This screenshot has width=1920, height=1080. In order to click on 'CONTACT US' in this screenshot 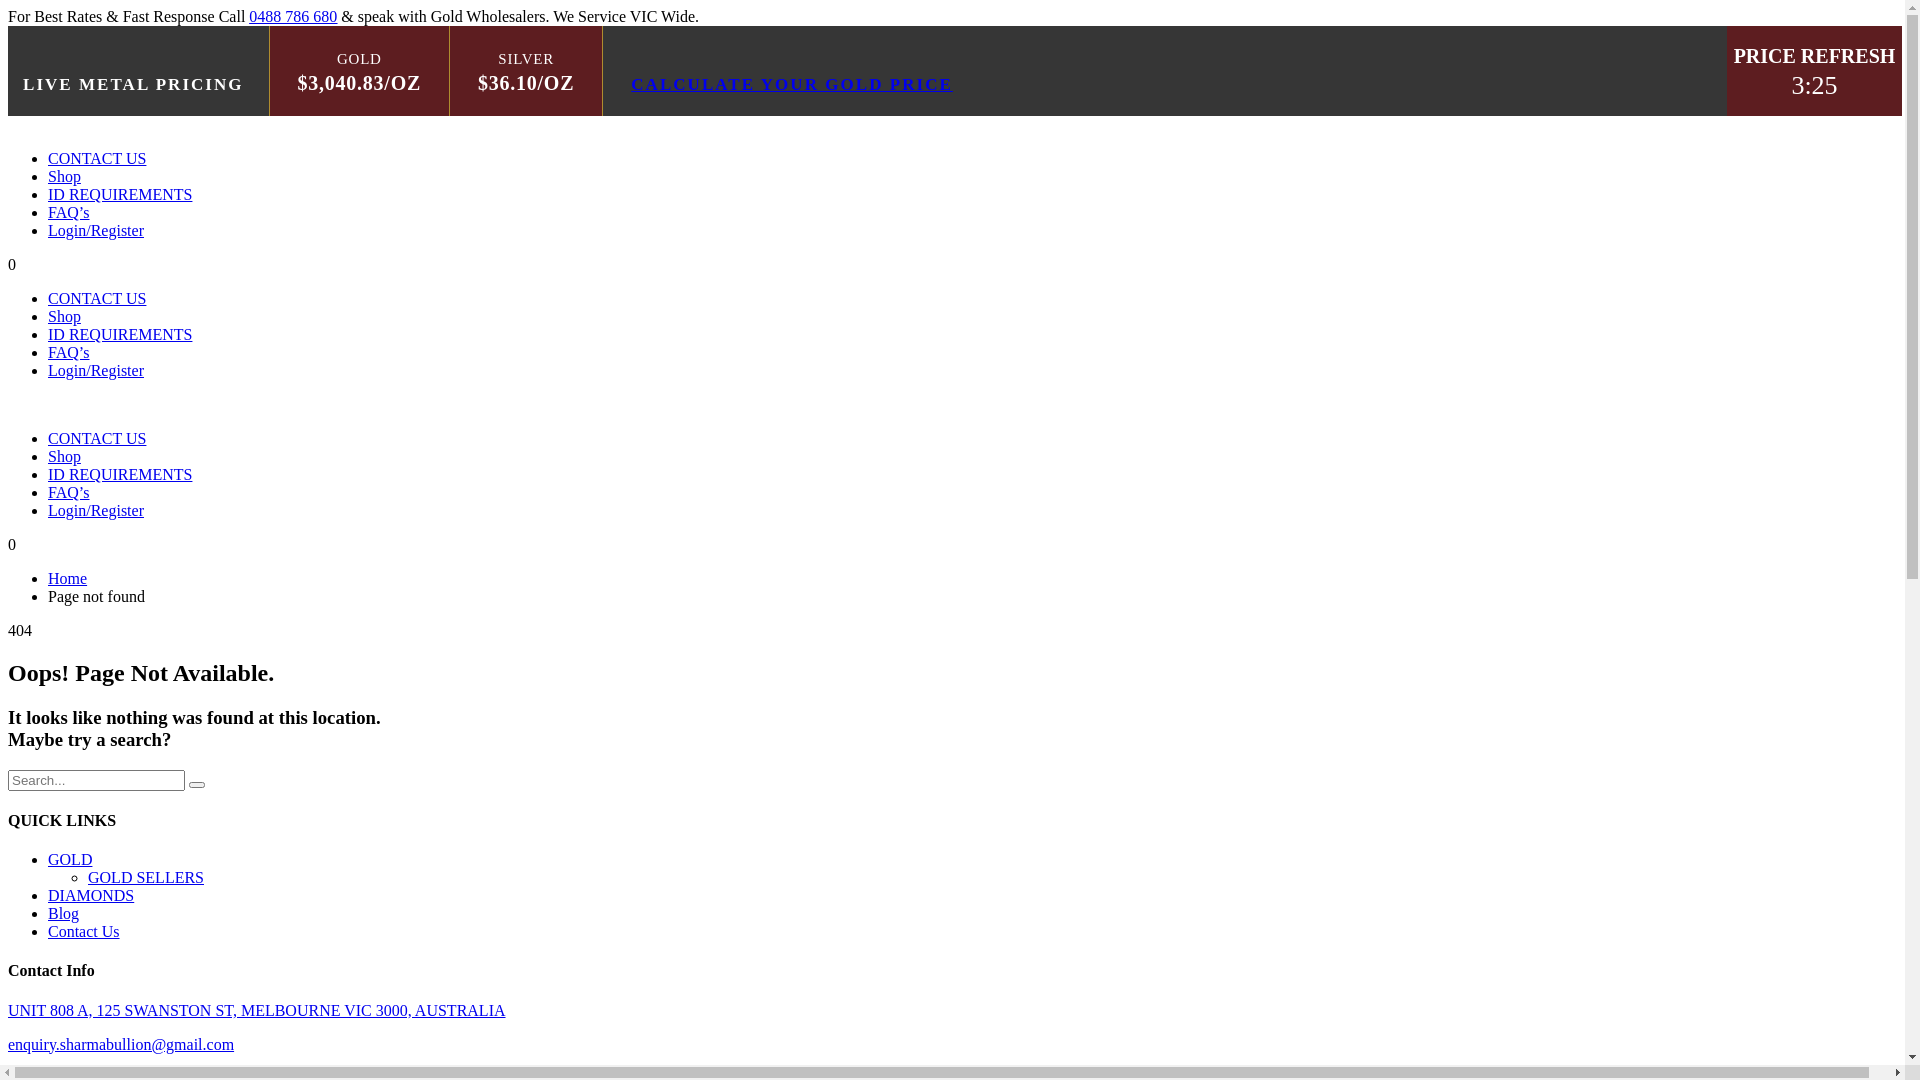, I will do `click(95, 298)`.